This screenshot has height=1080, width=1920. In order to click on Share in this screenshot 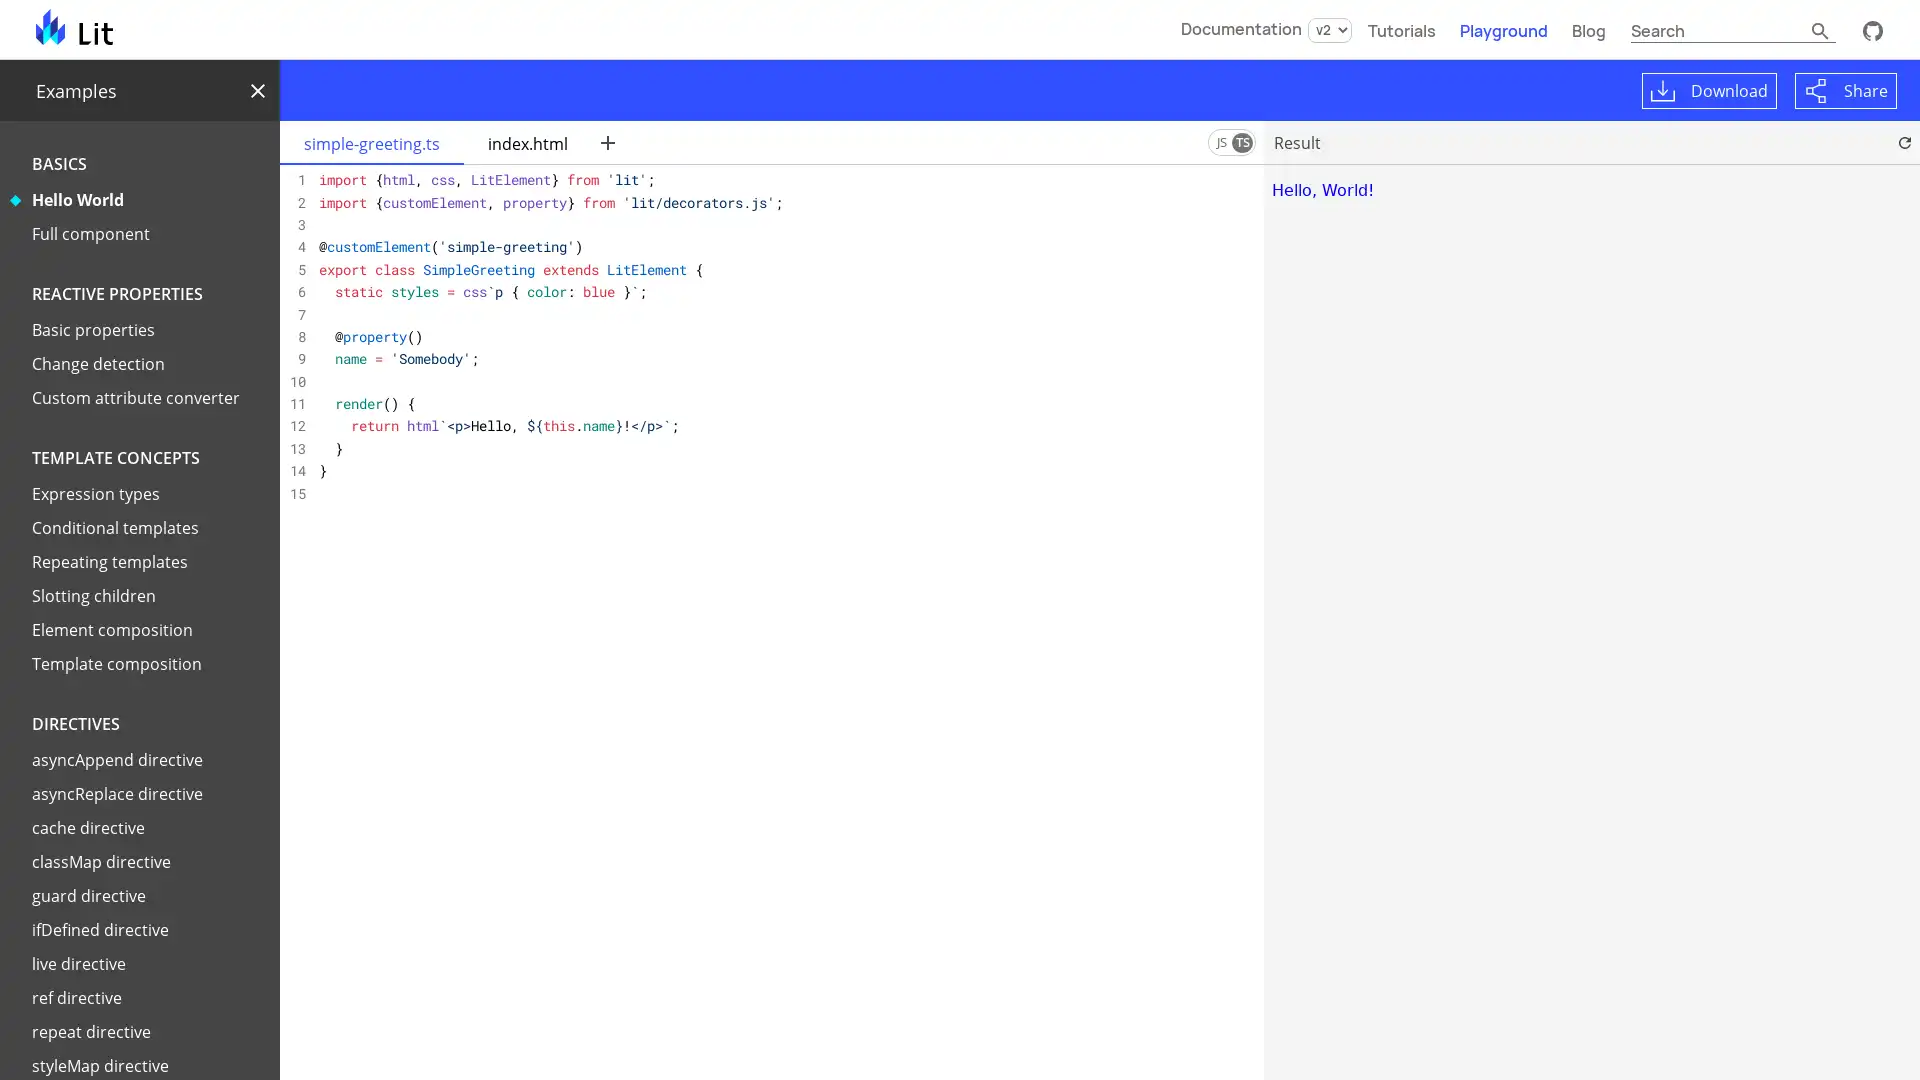, I will do `click(1843, 88)`.